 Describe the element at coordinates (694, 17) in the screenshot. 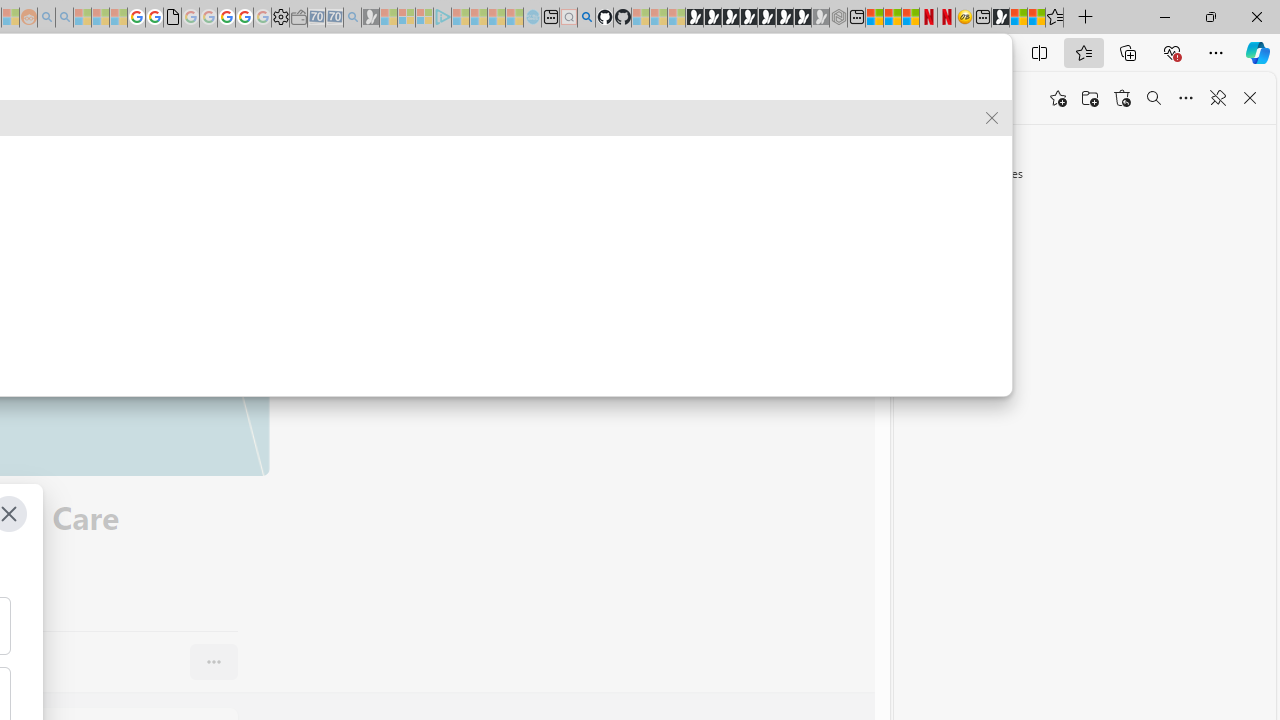

I see `'Play Free Online Games | Games from Microsoft Start'` at that location.